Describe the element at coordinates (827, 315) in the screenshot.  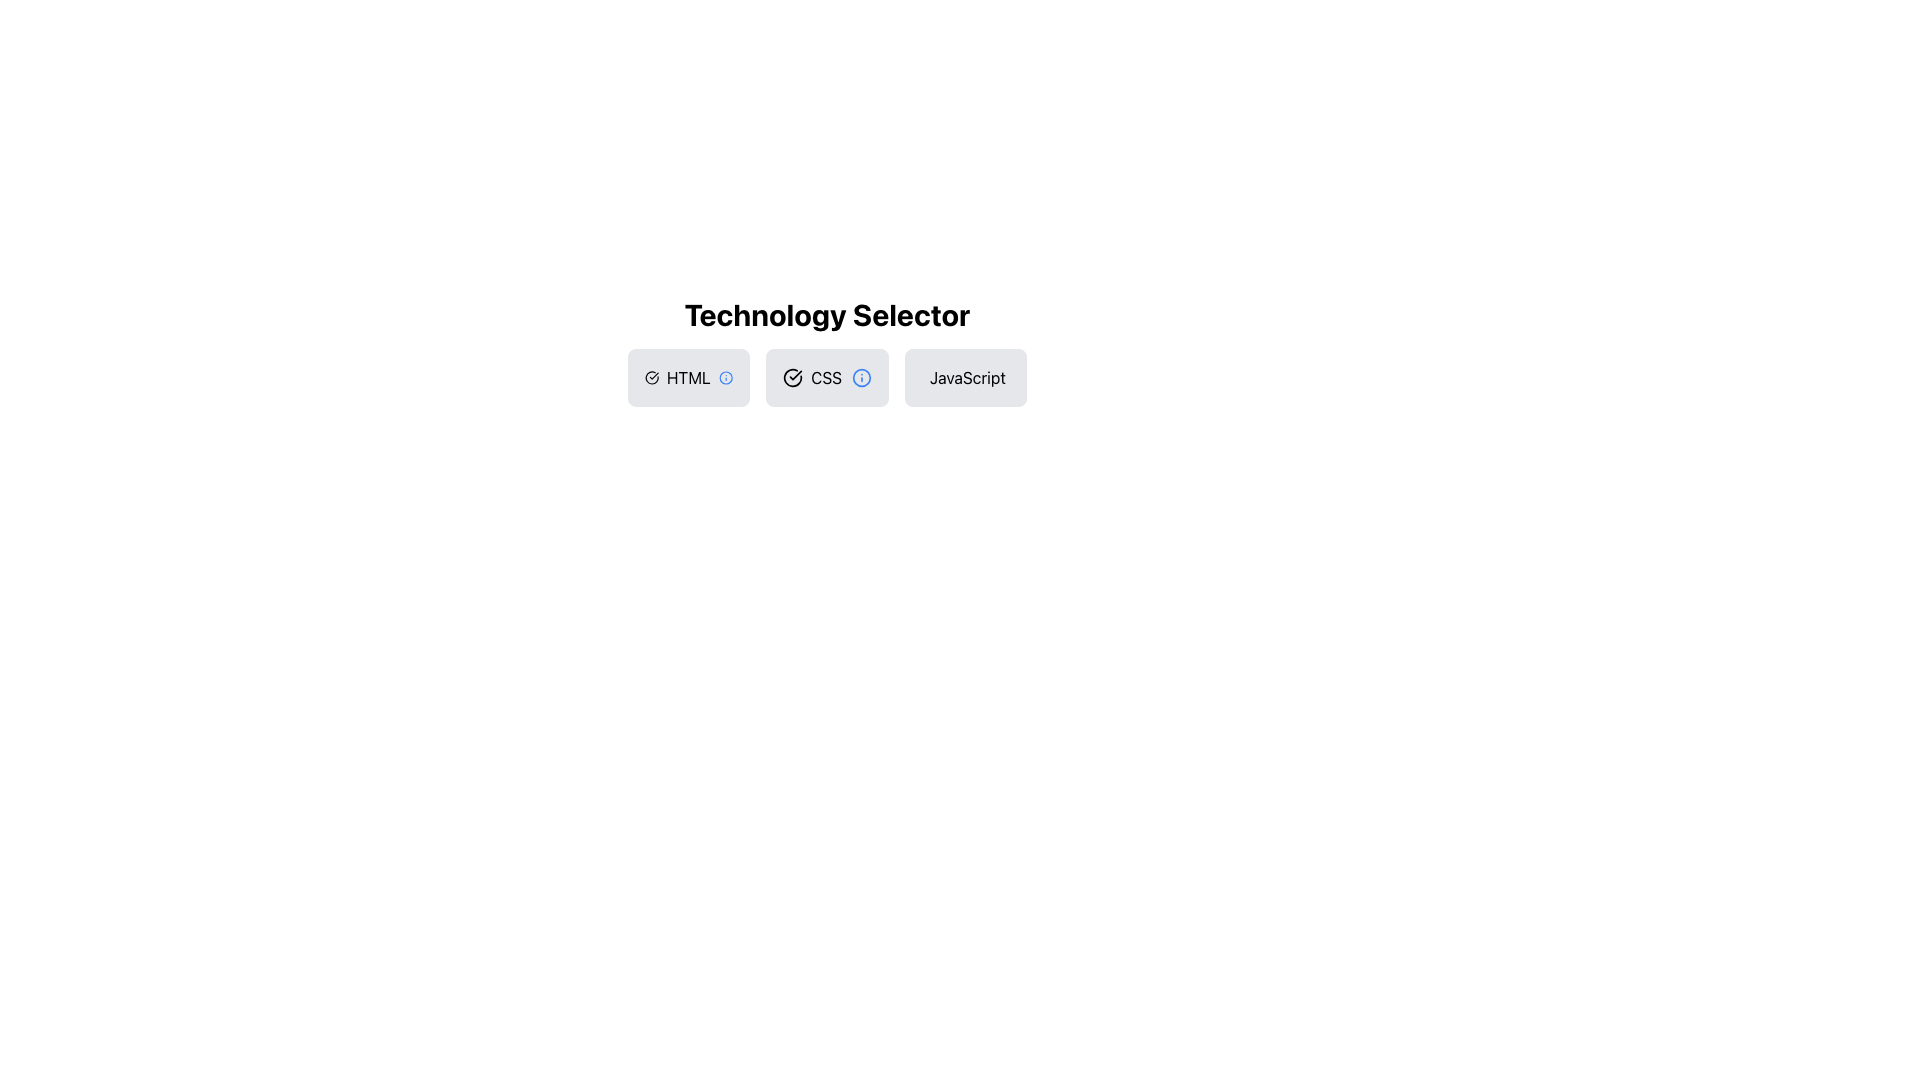
I see `the Static Text element labeled 'Technology Selector', which is prominently displayed in bold and large font at the top of the button group for HTML, CSS, and JavaScript` at that location.